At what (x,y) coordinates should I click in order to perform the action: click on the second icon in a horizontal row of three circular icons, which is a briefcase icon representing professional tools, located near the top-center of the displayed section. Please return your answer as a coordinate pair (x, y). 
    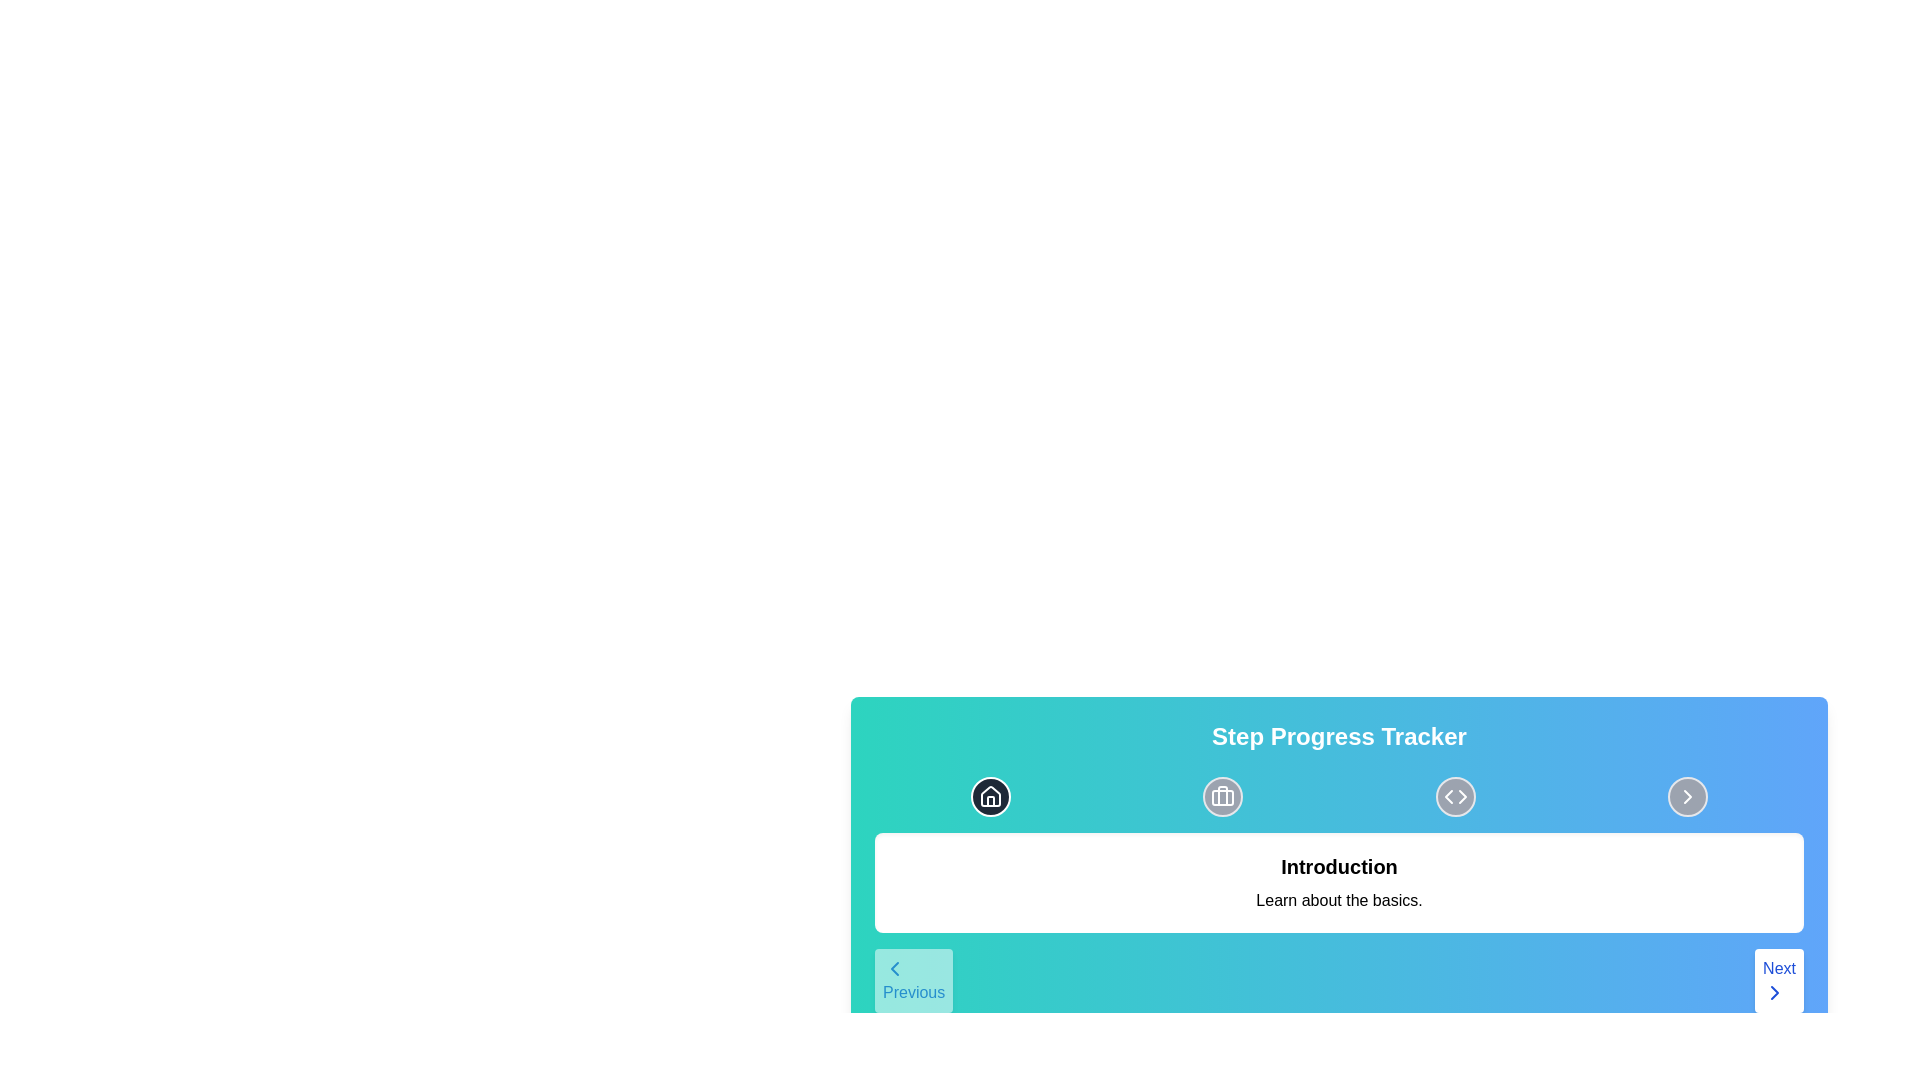
    Looking at the image, I should click on (1222, 796).